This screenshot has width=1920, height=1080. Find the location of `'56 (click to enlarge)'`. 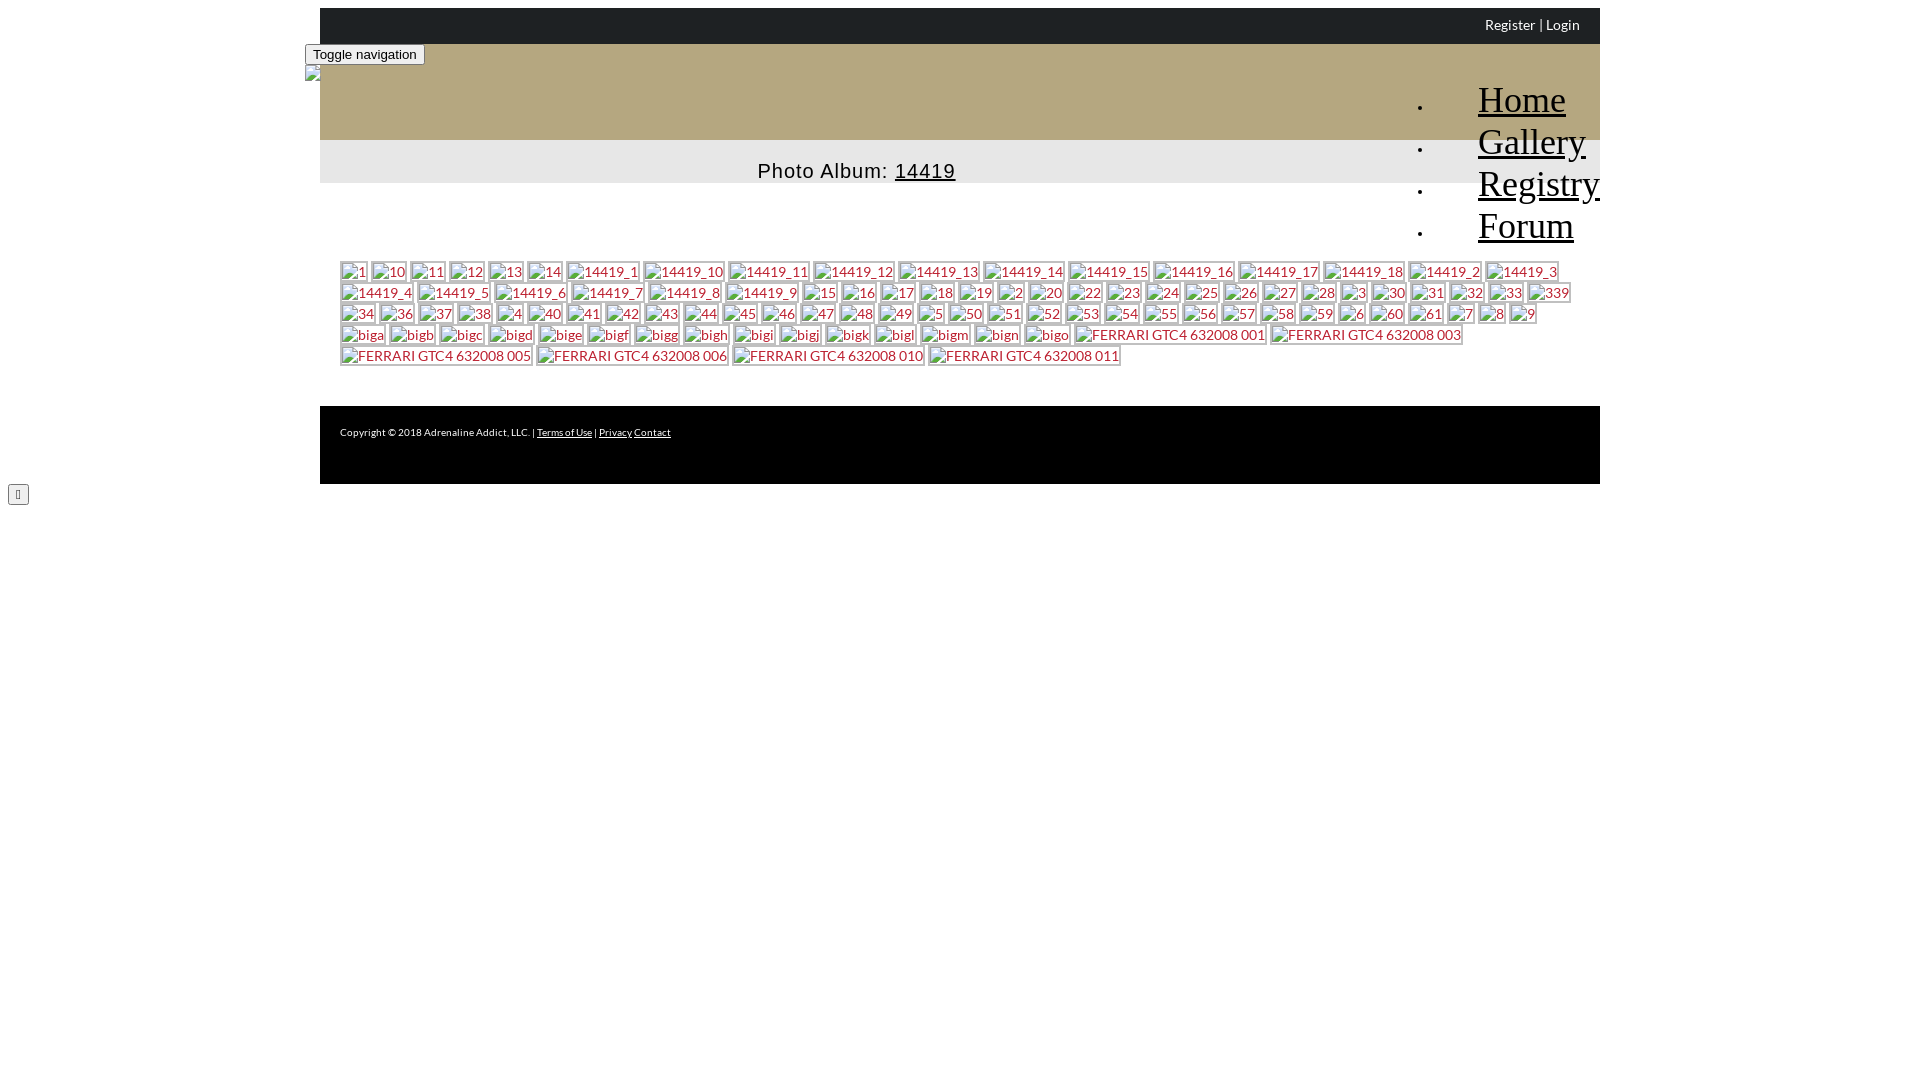

'56 (click to enlarge)' is located at coordinates (1181, 313).